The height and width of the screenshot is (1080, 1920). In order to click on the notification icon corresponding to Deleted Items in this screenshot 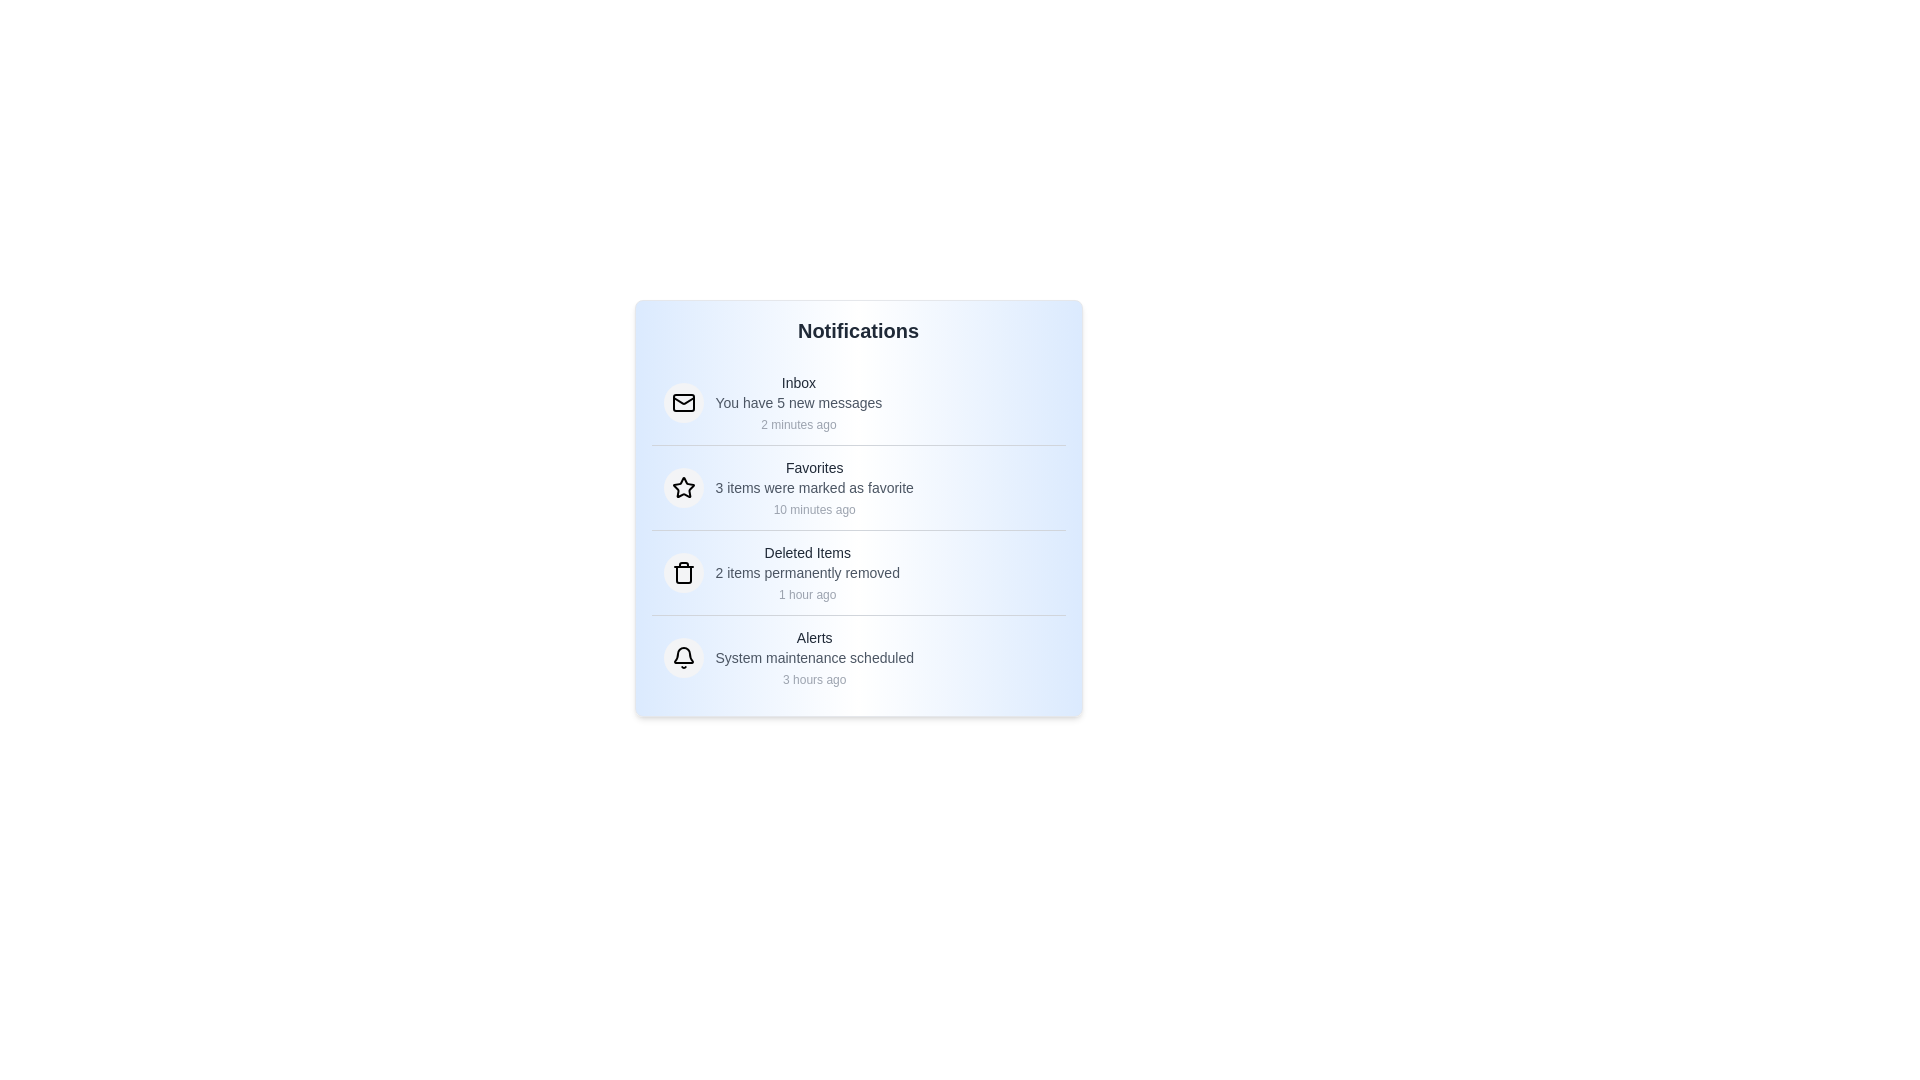, I will do `click(683, 573)`.